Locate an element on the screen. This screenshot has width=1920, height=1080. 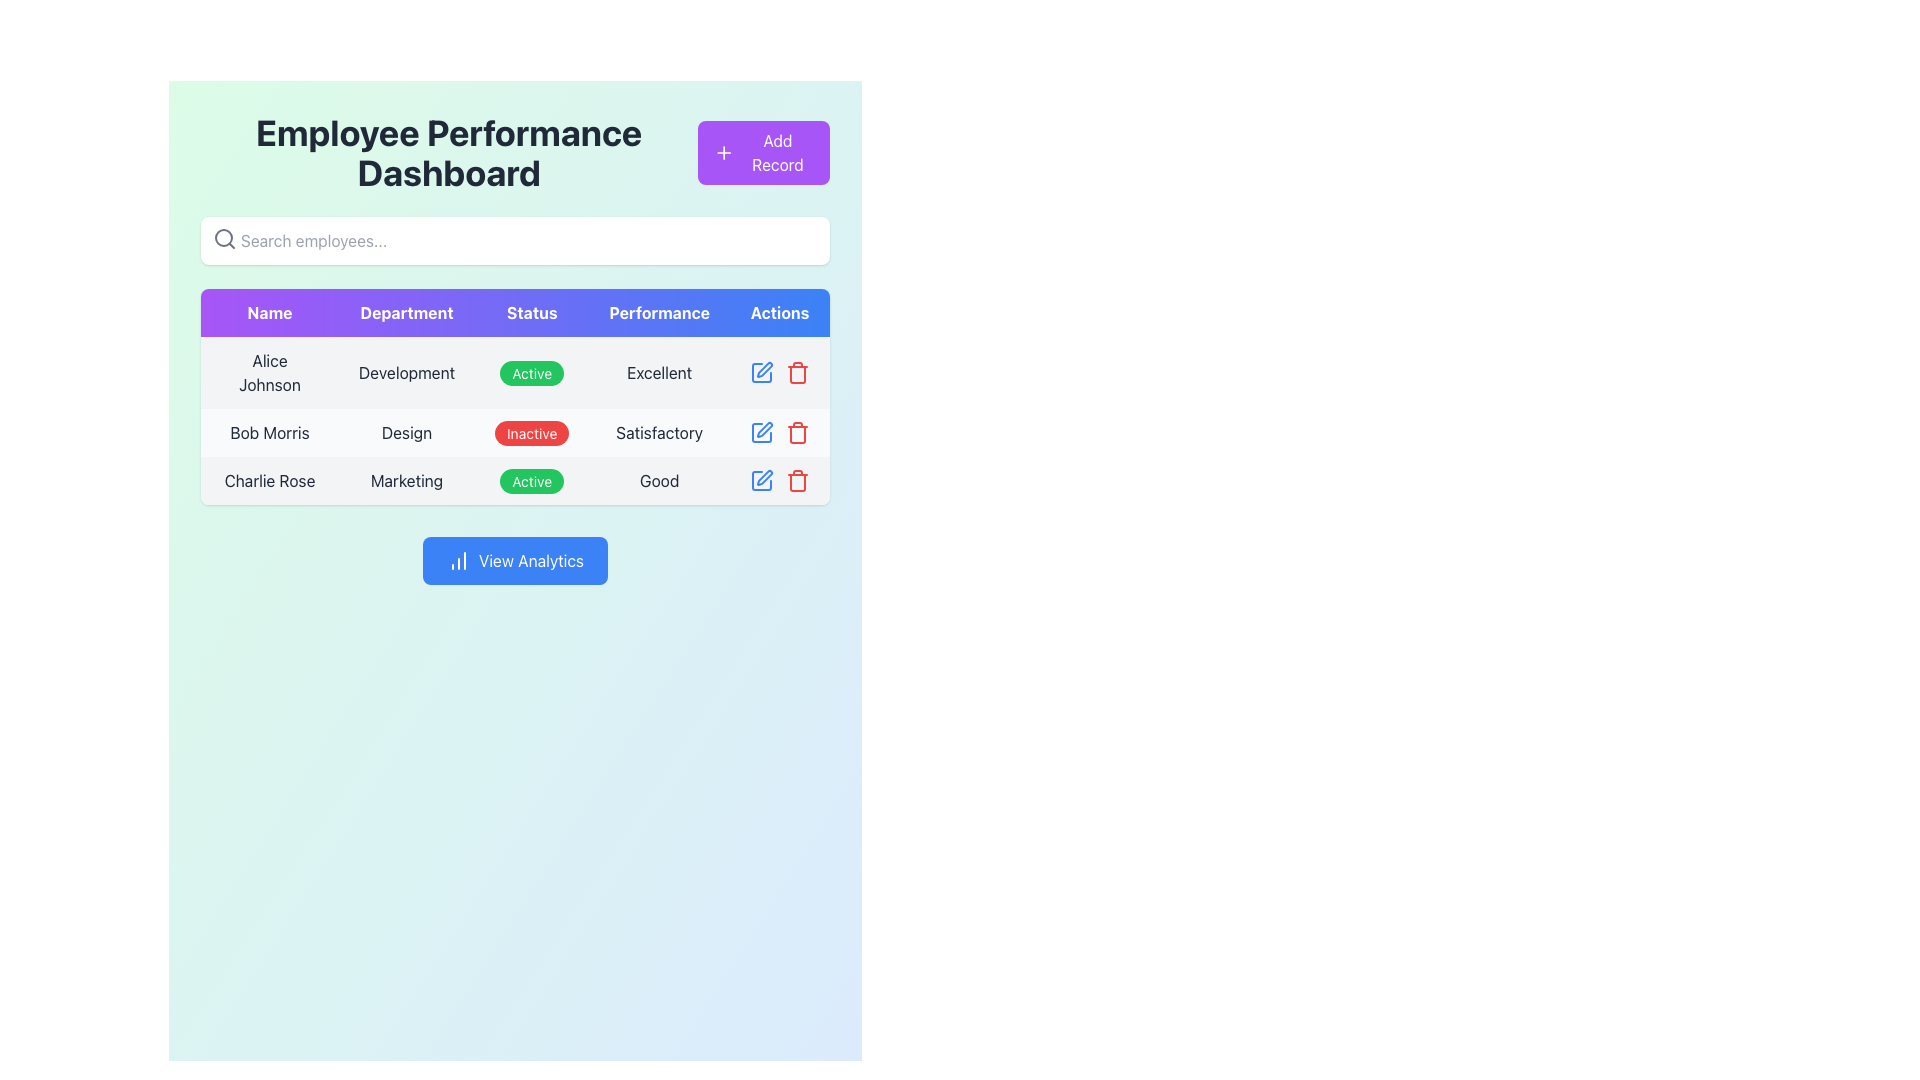
the green rectangular button labeled 'Active' in the 'Status' column of the 'Alice Johnson' row is located at coordinates (532, 373).